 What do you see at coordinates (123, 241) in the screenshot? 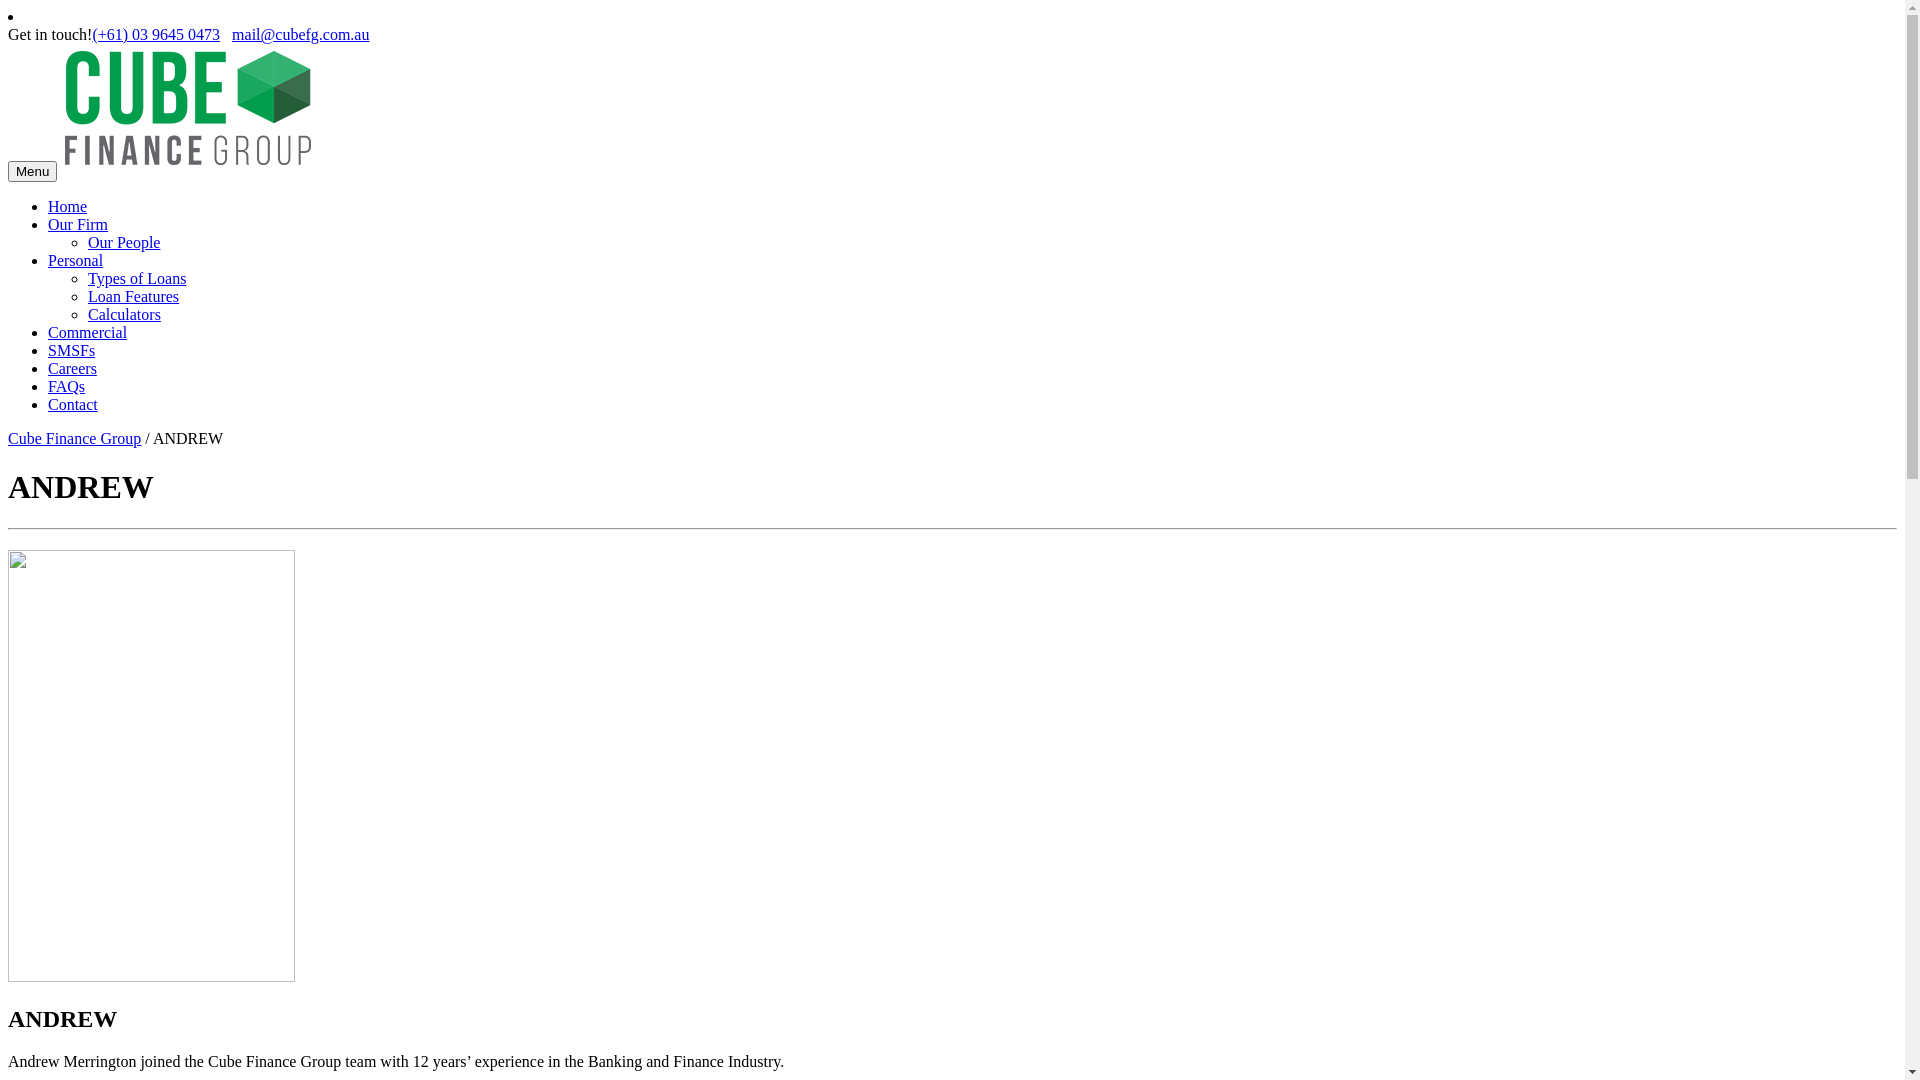
I see `'Our People'` at bounding box center [123, 241].